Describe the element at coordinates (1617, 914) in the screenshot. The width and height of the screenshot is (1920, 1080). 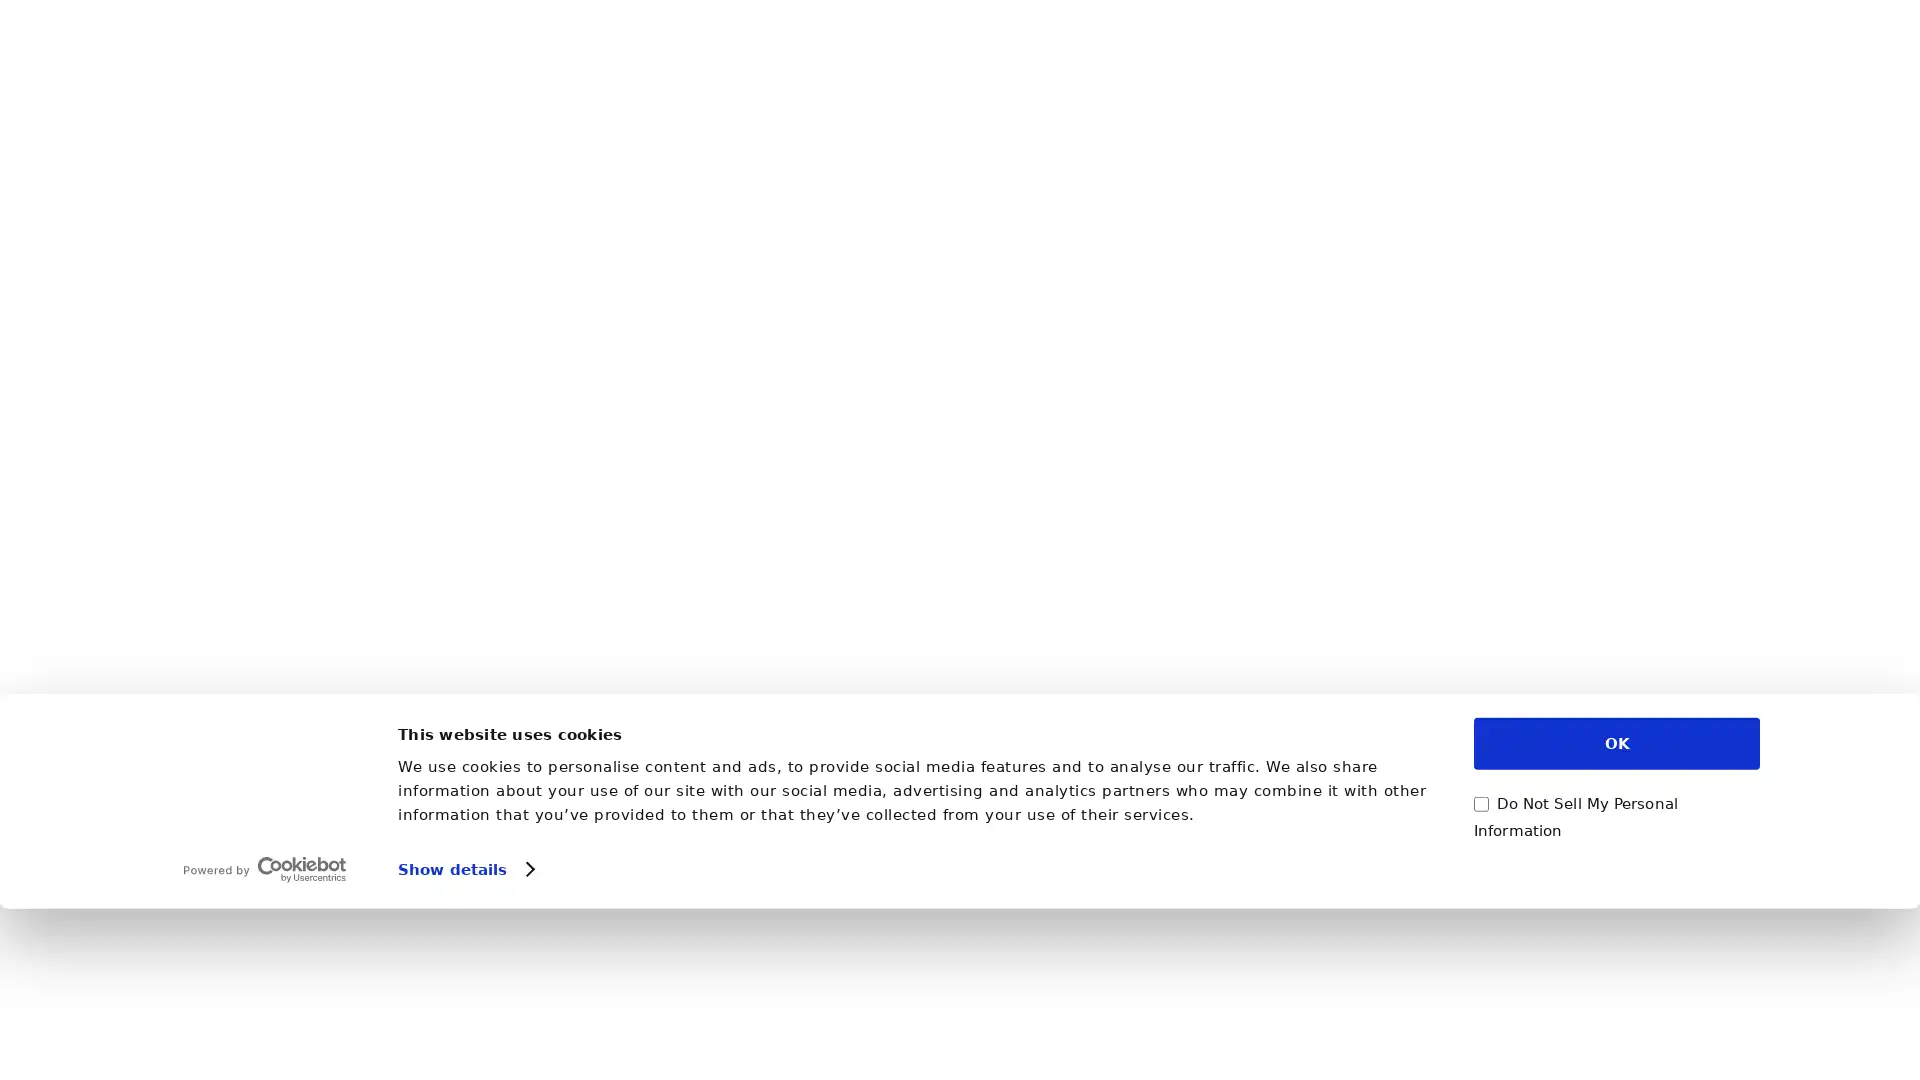
I see `OK` at that location.